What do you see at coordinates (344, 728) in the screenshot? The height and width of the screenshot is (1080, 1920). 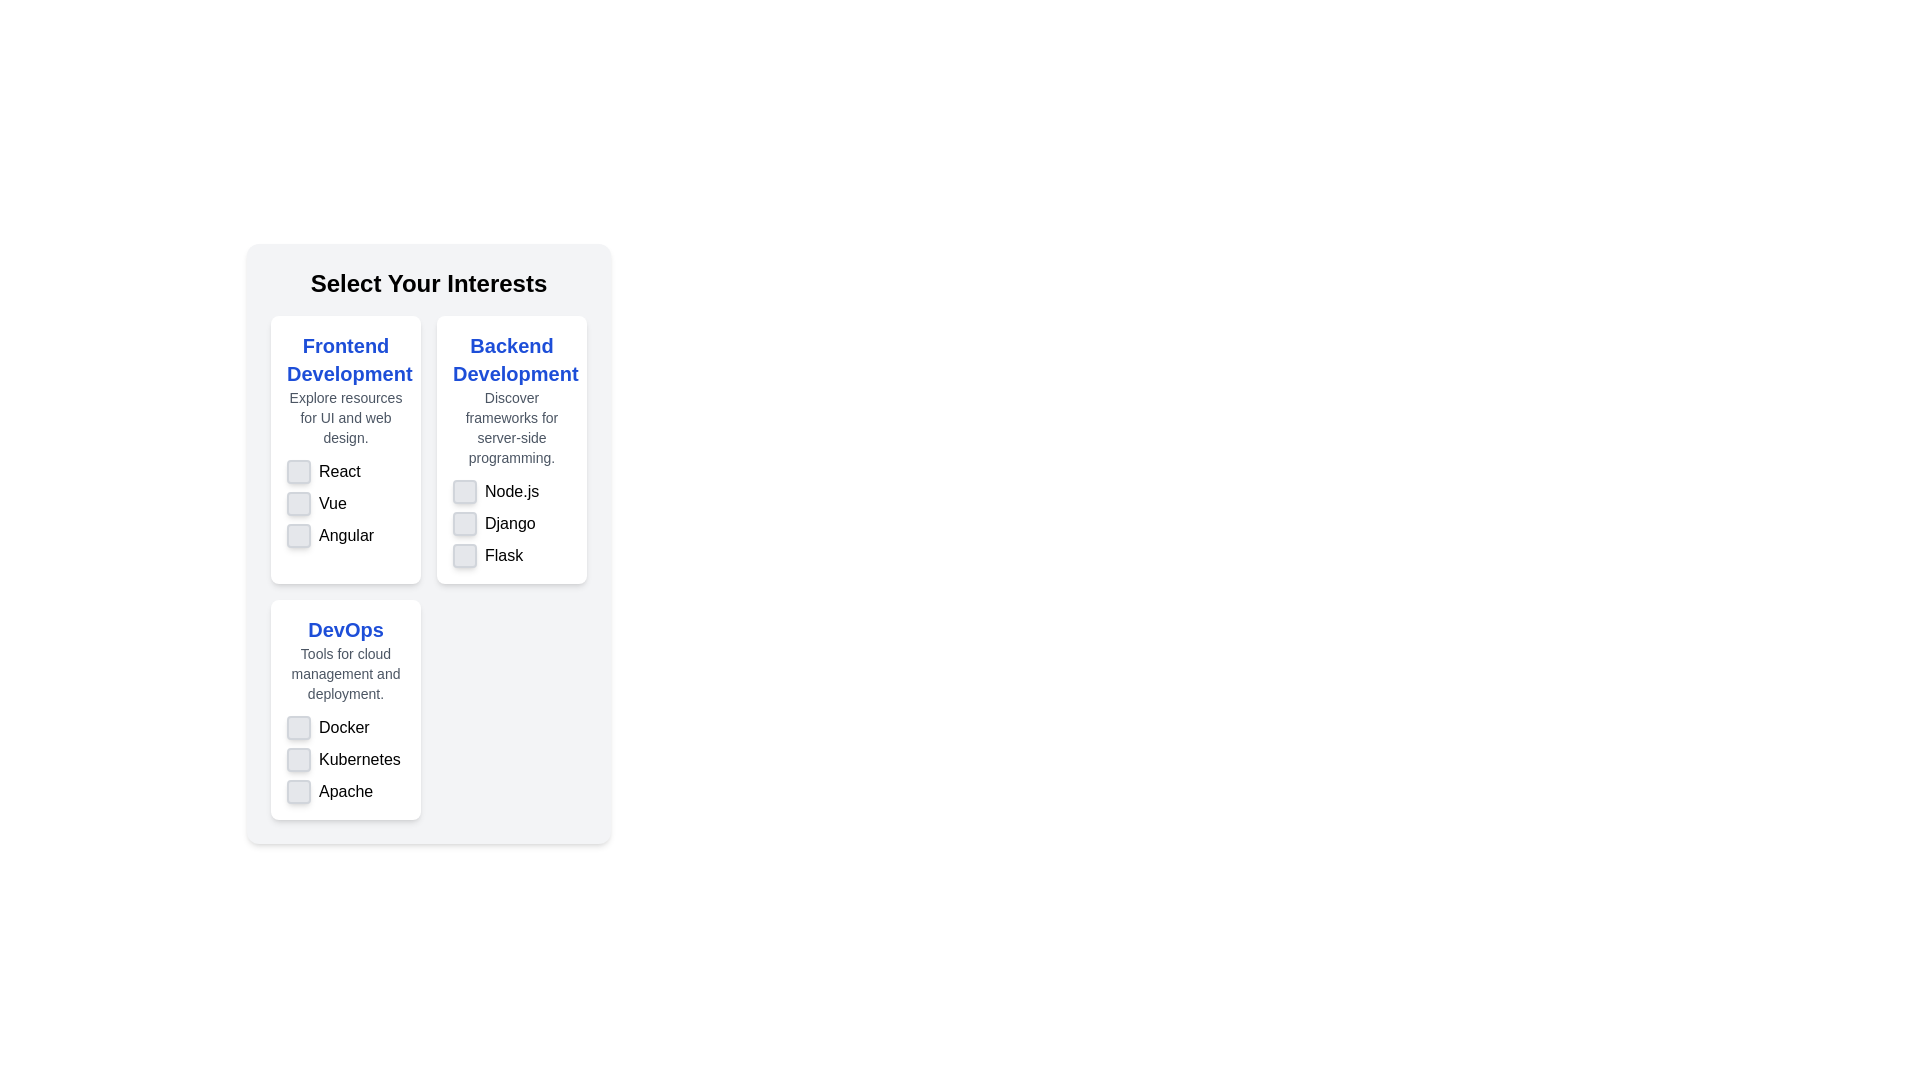 I see `text content of the static label displaying 'Docker', which is located in the bottom-left column under the 'DevOps' category, next to its associated checkbox` at bounding box center [344, 728].